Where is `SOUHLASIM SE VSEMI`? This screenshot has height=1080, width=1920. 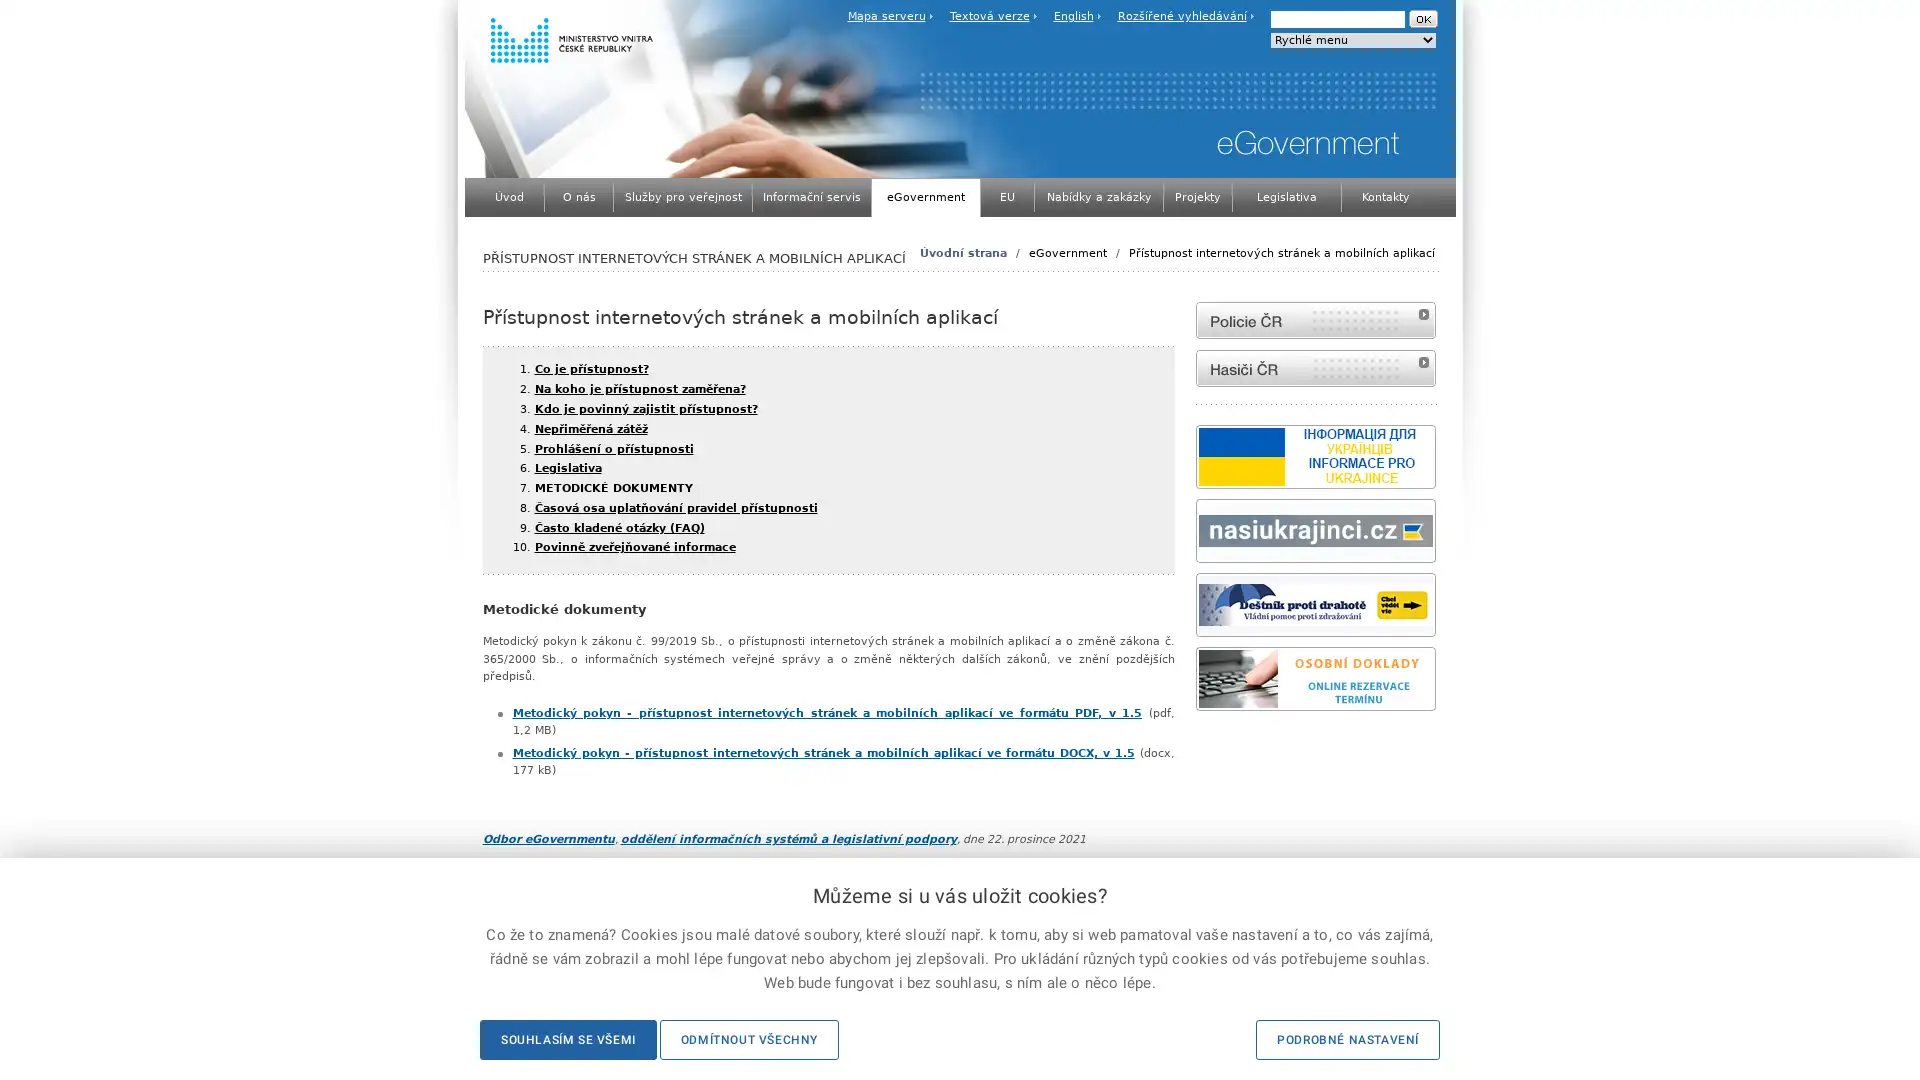 SOUHLASIM SE VSEMI is located at coordinates (566, 1039).